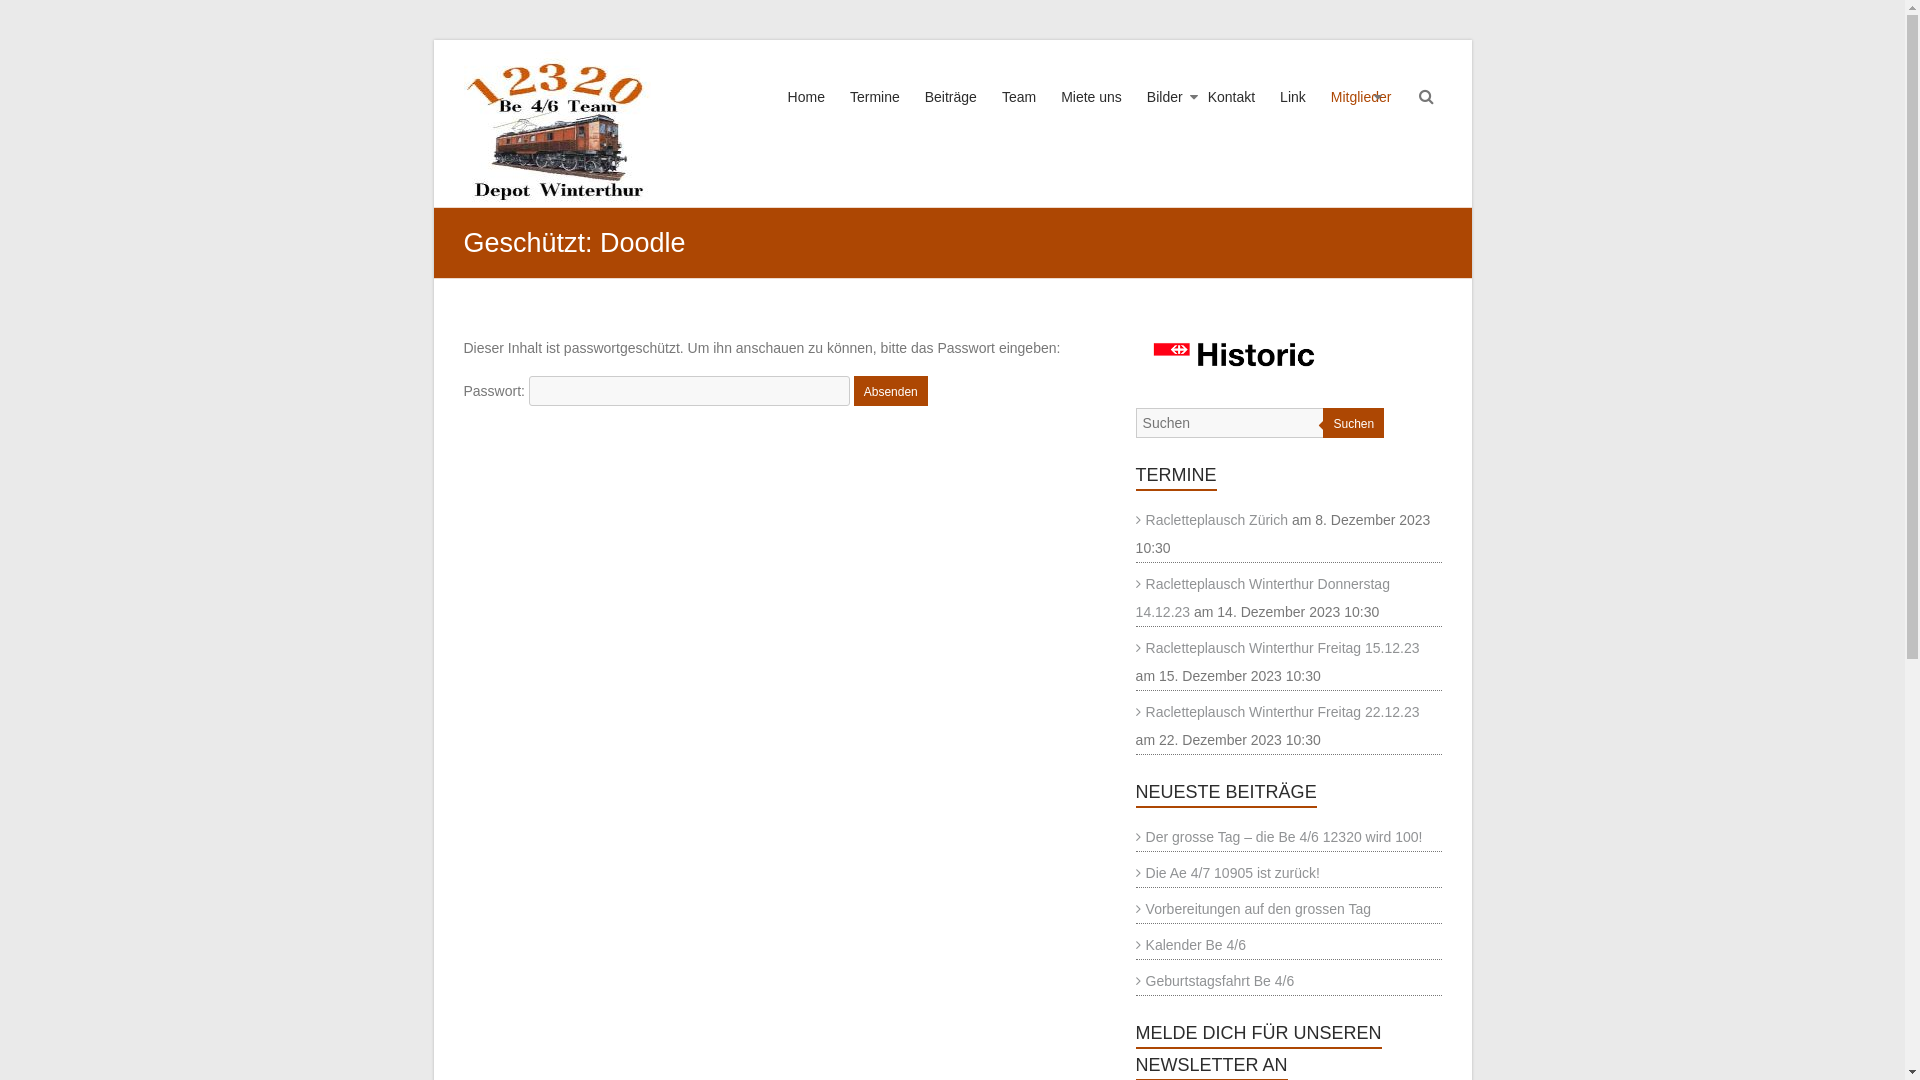 The height and width of the screenshot is (1080, 1920). Describe the element at coordinates (1190, 945) in the screenshot. I see `'Kalender Be 4/6'` at that location.